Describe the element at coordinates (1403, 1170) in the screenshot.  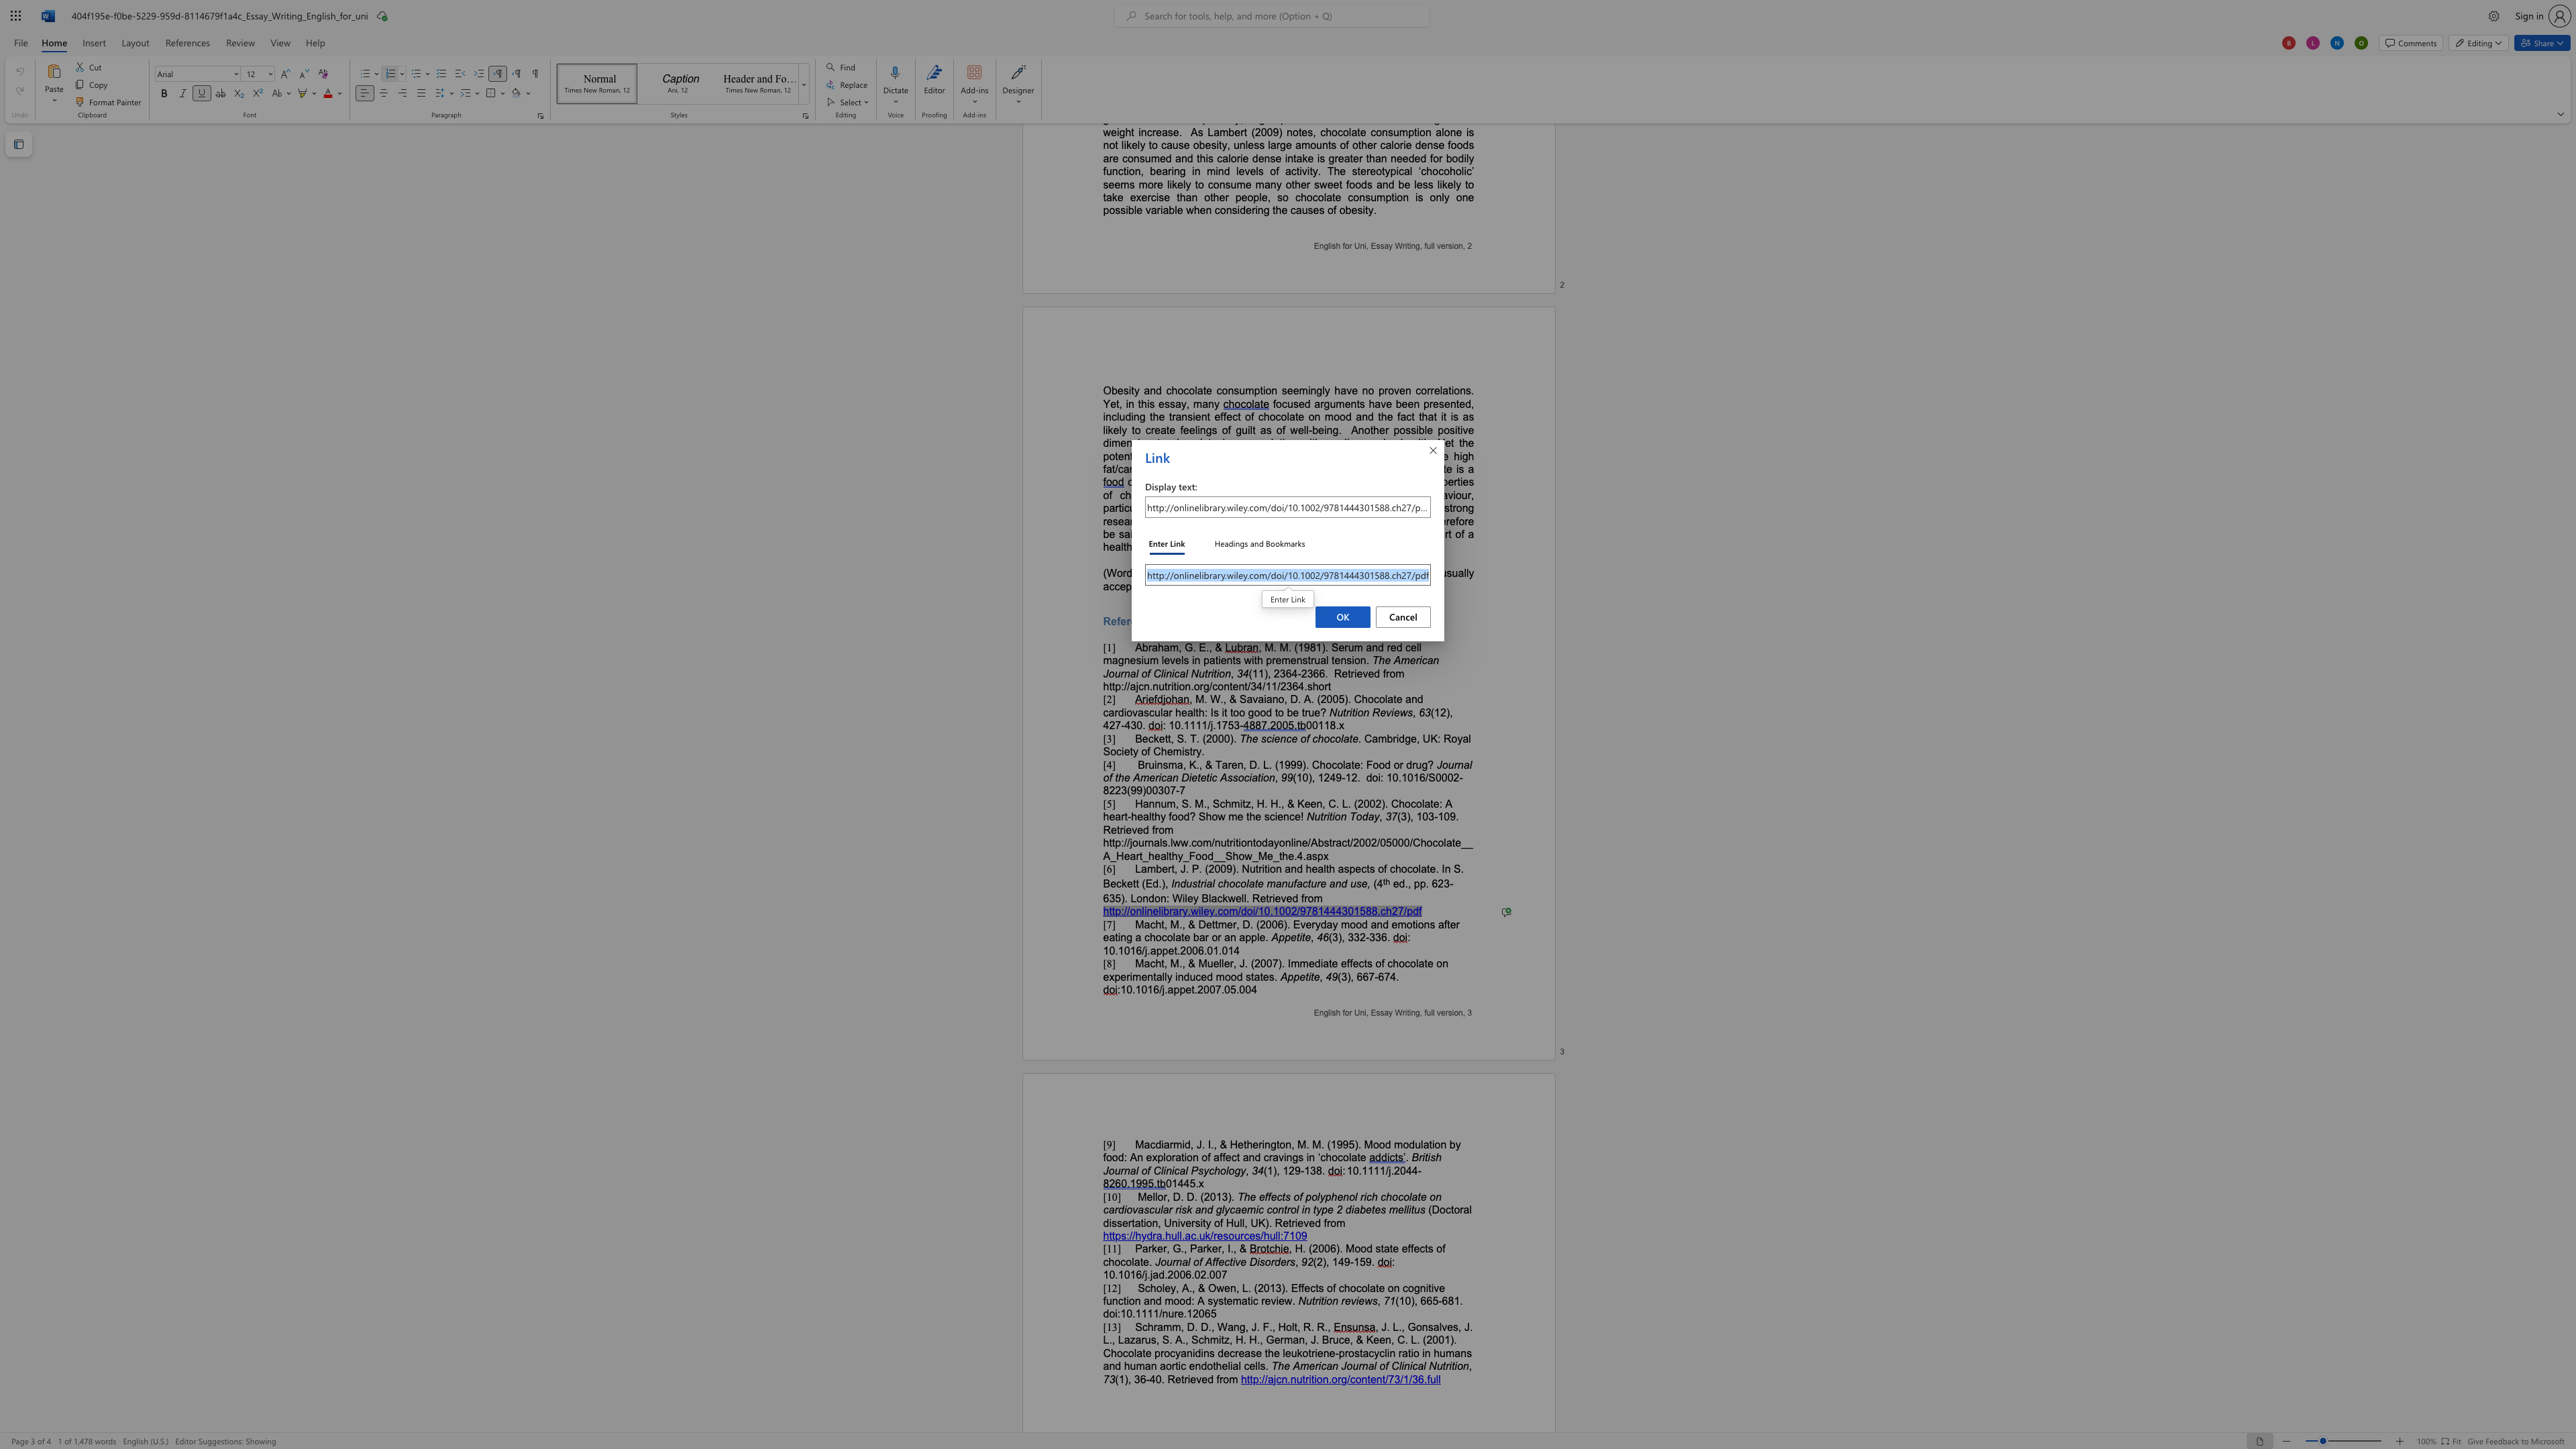
I see `the 2th character "0" in the text` at that location.